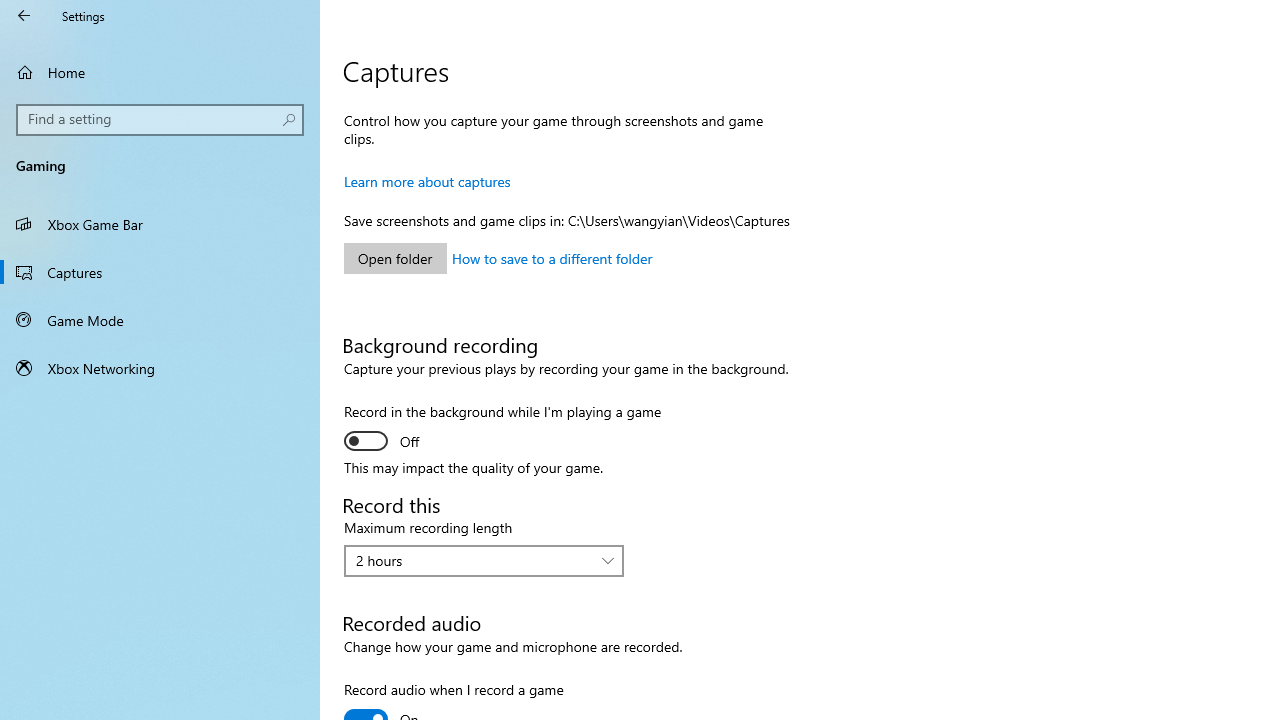  I want to click on 'Learn more about captures', so click(426, 181).